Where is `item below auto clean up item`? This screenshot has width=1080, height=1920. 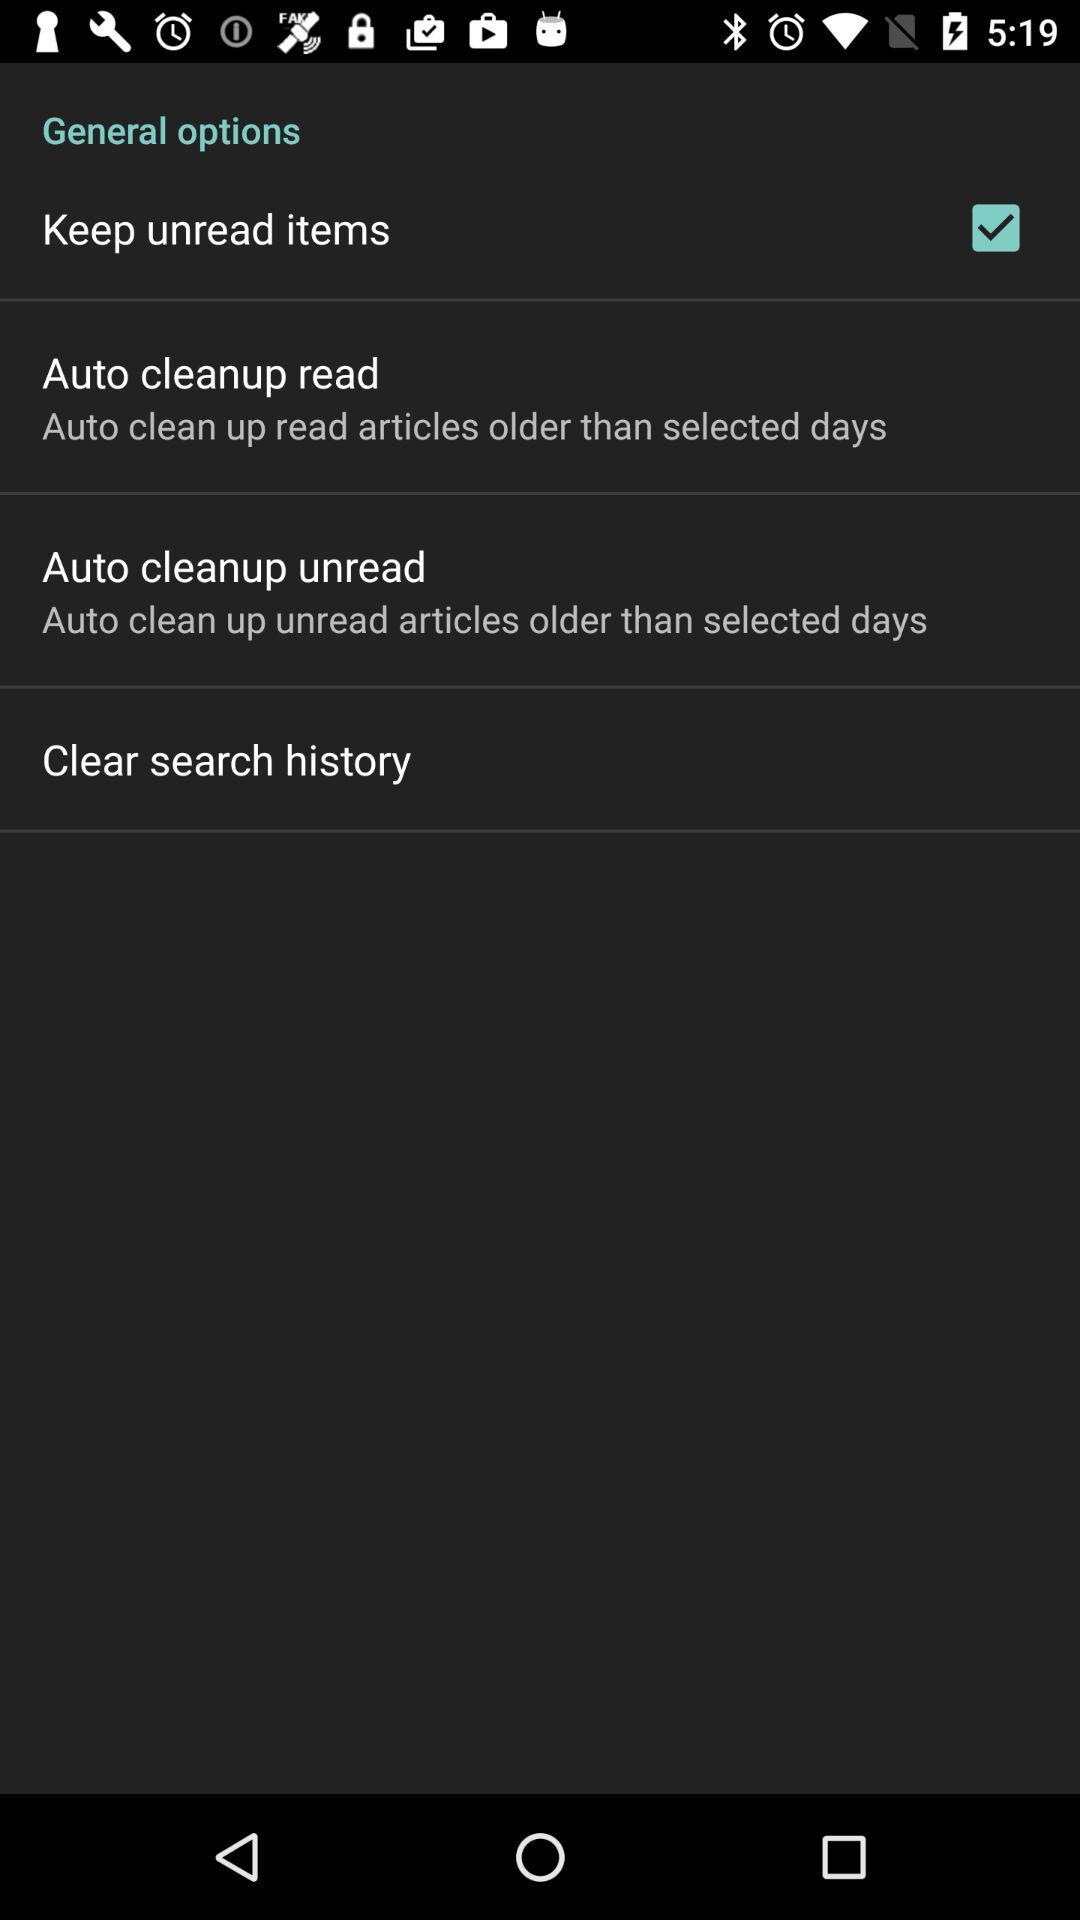 item below auto clean up item is located at coordinates (225, 757).